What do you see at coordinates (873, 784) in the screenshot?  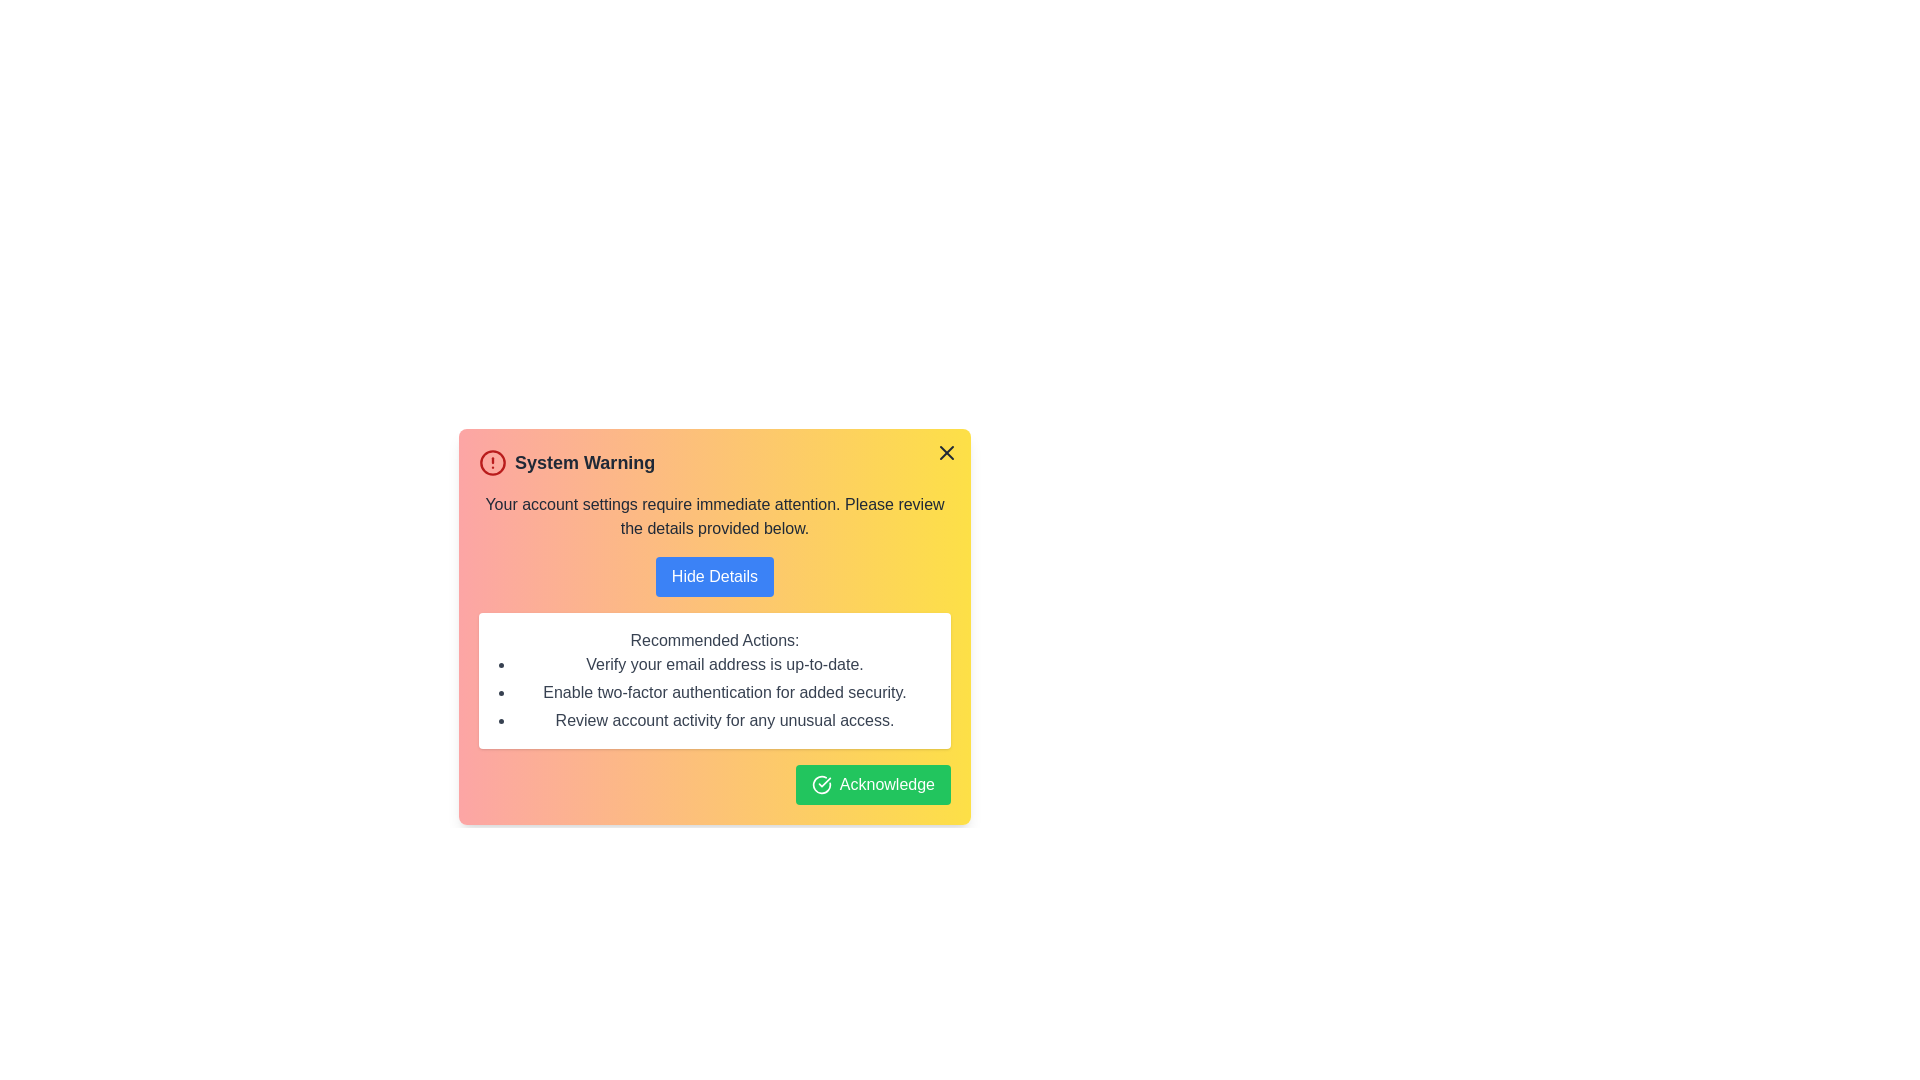 I see `the 'Acknowledge' button to confirm the warning message` at bounding box center [873, 784].